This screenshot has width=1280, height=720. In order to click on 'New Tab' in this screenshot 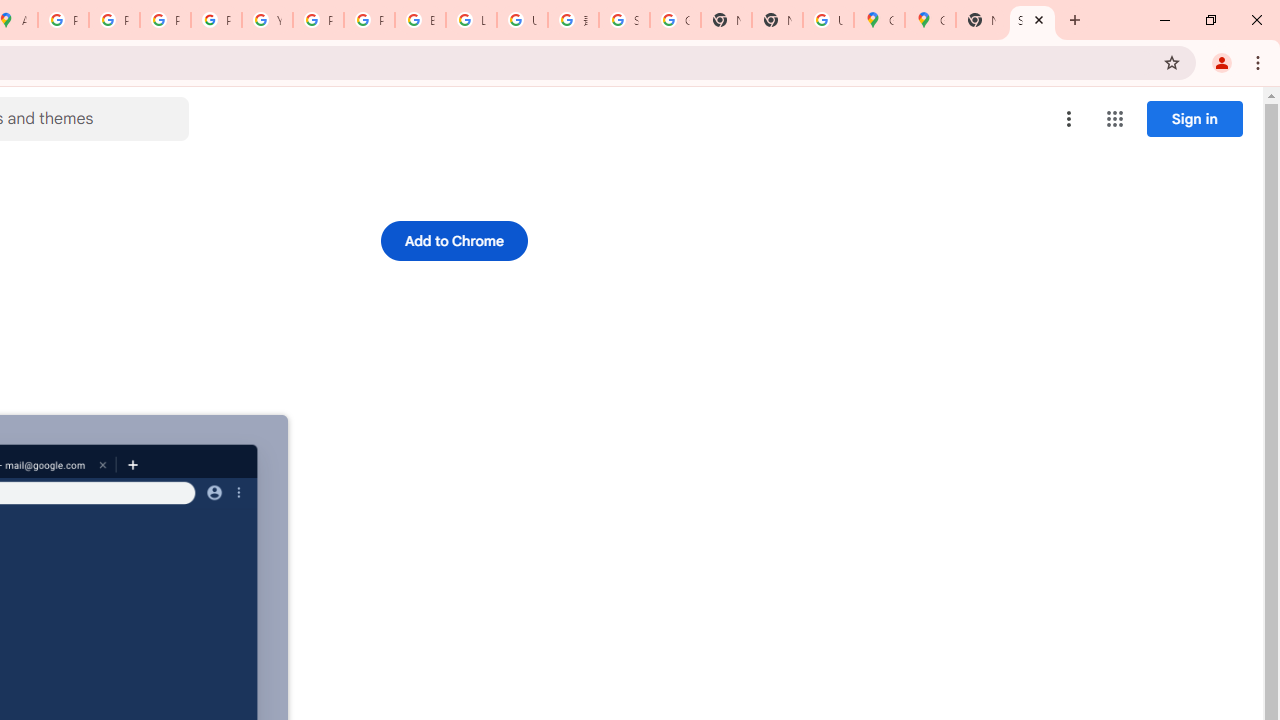, I will do `click(981, 20)`.